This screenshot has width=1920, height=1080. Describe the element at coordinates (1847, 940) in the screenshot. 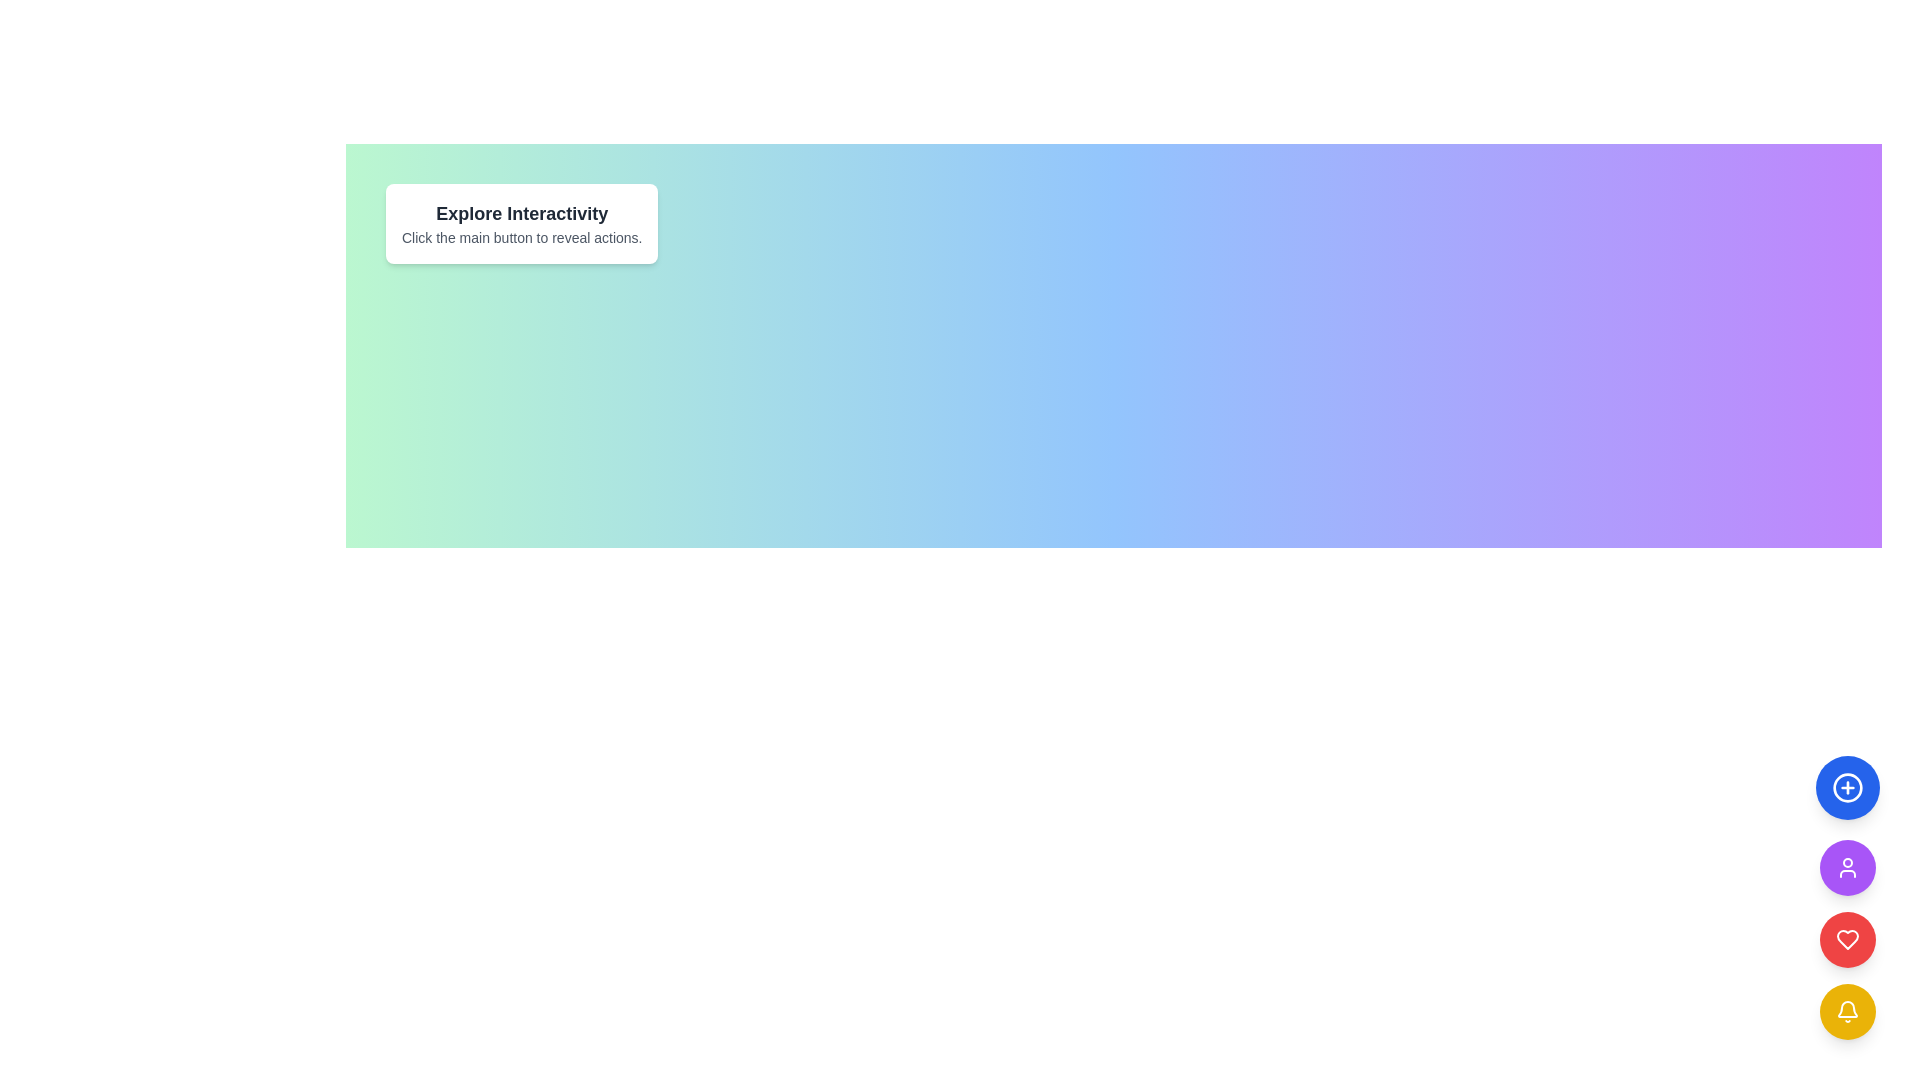

I see `the favorites button located third in a vertical stack of action buttons` at that location.